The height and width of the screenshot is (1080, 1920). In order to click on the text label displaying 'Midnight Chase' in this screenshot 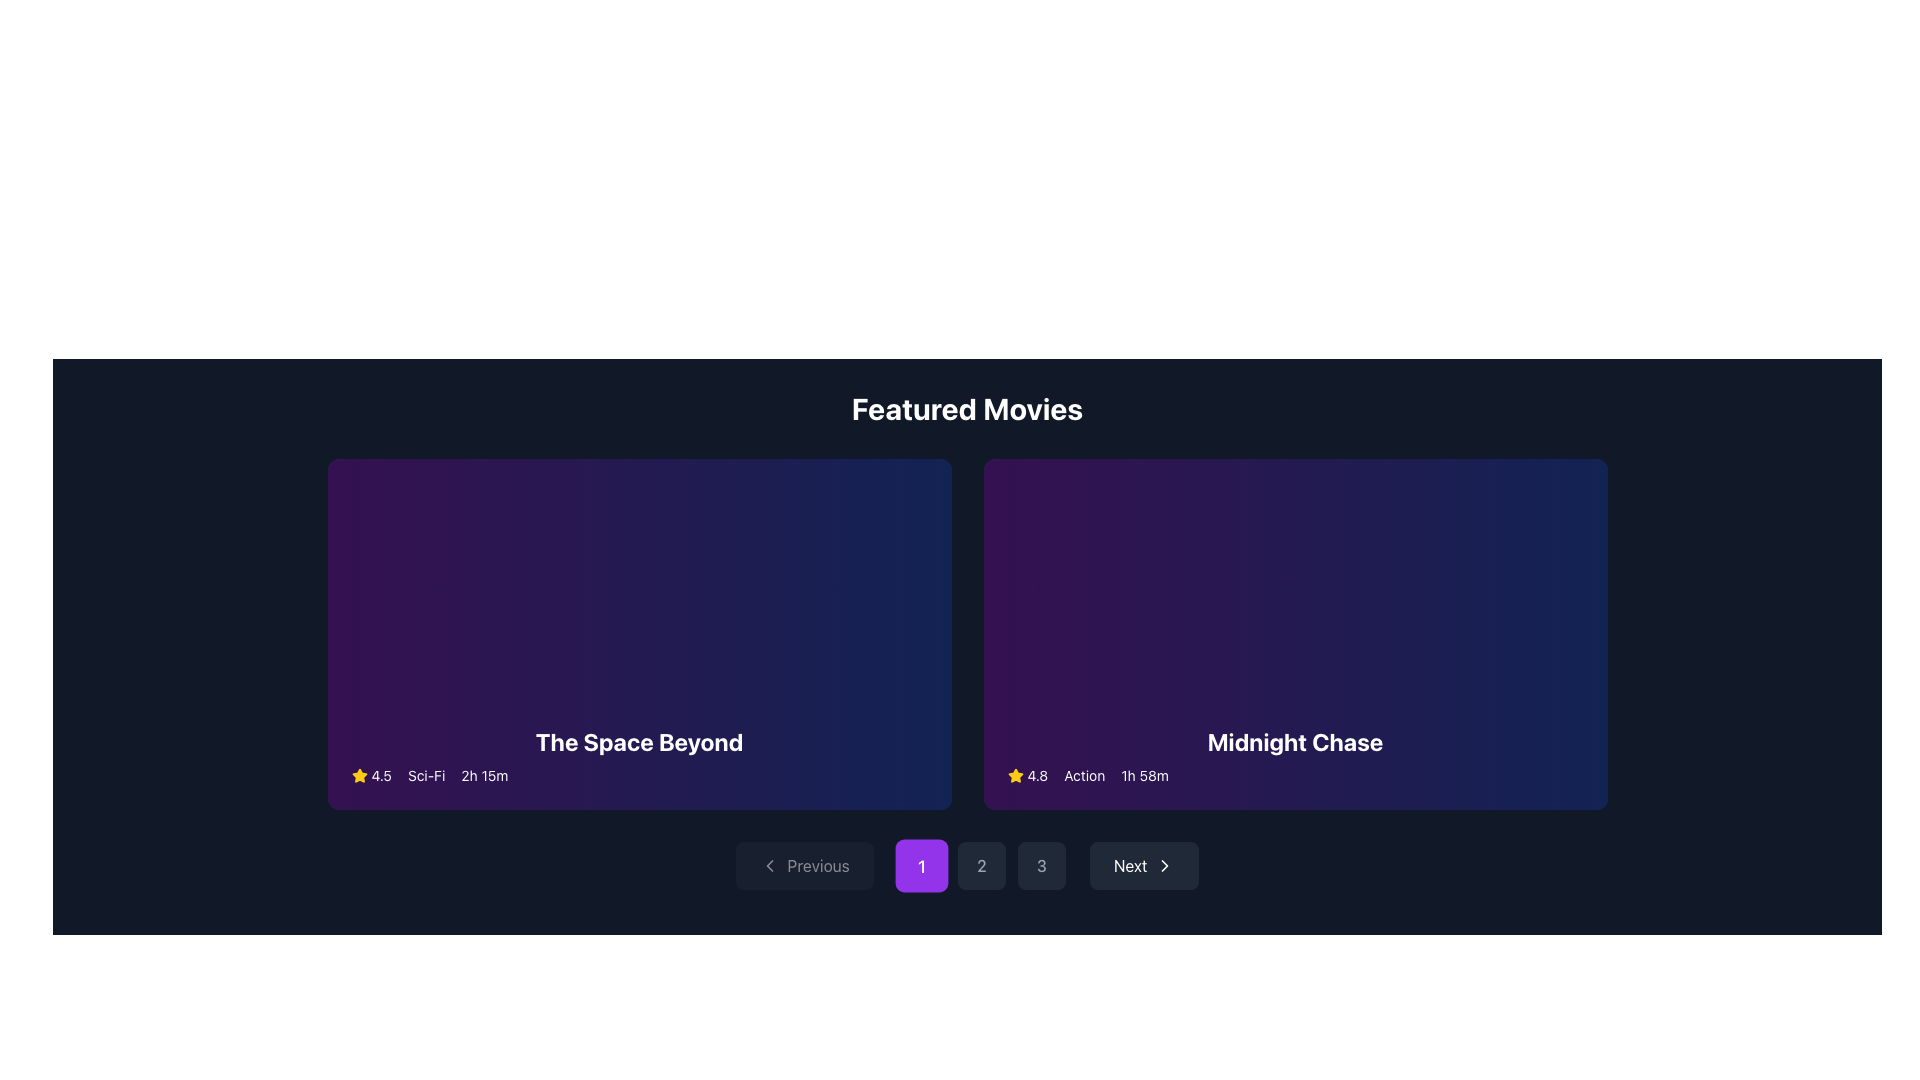, I will do `click(1295, 741)`.